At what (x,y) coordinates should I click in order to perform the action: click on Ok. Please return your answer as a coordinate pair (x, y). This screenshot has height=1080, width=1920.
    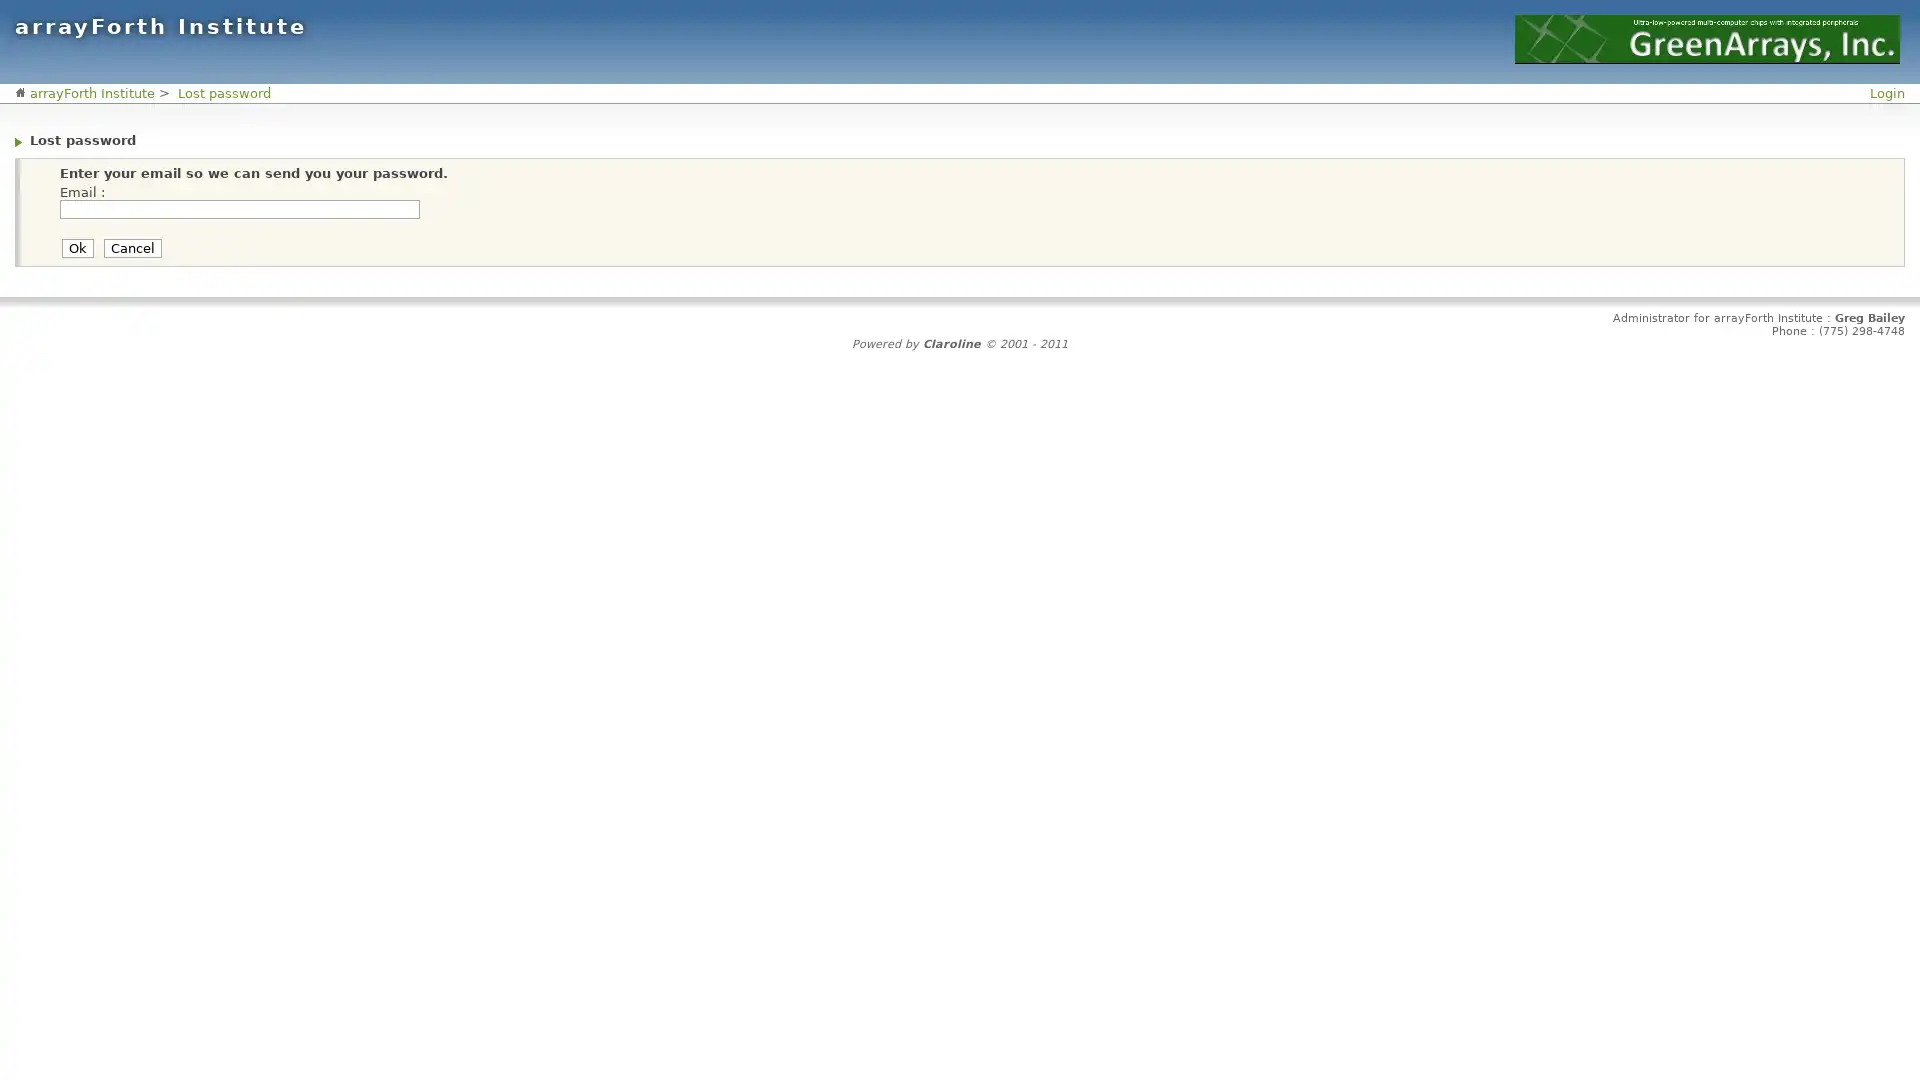
    Looking at the image, I should click on (77, 247).